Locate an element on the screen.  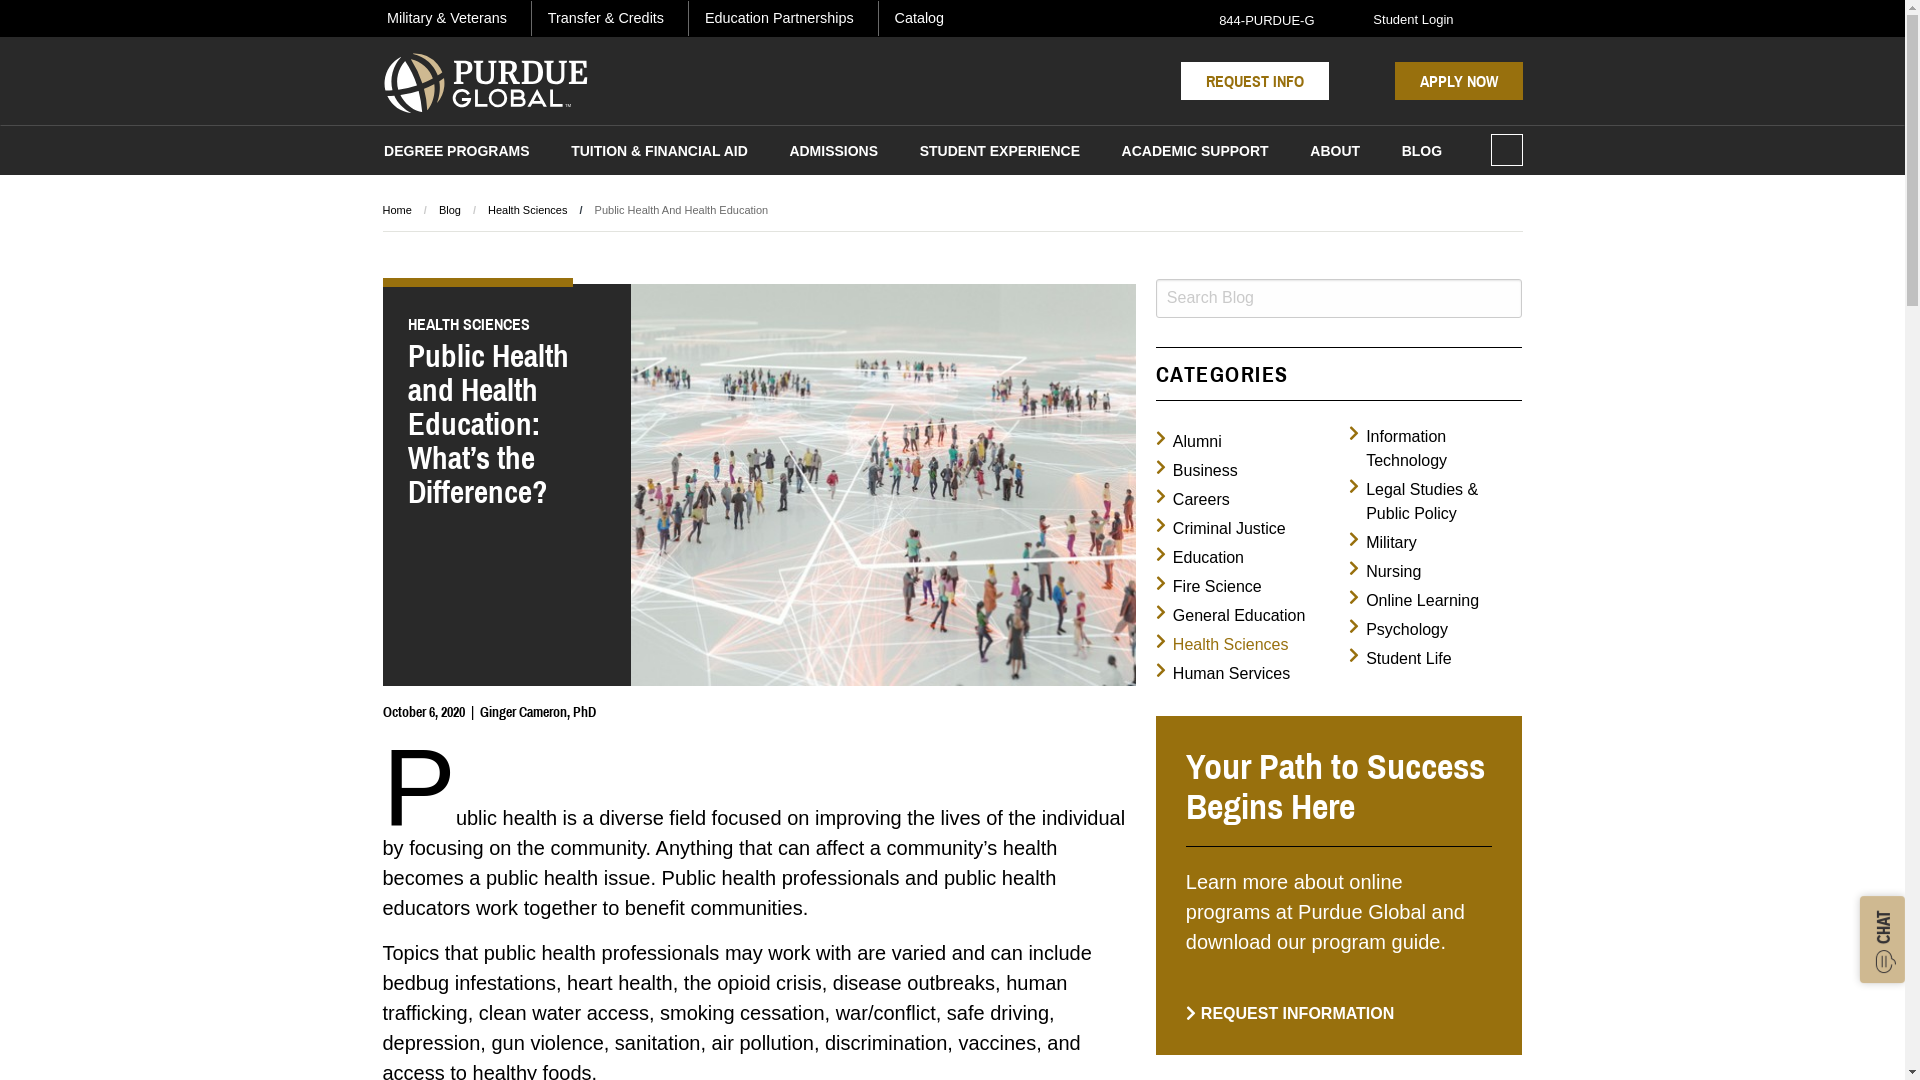
'Student Login' is located at coordinates (1400, 18).